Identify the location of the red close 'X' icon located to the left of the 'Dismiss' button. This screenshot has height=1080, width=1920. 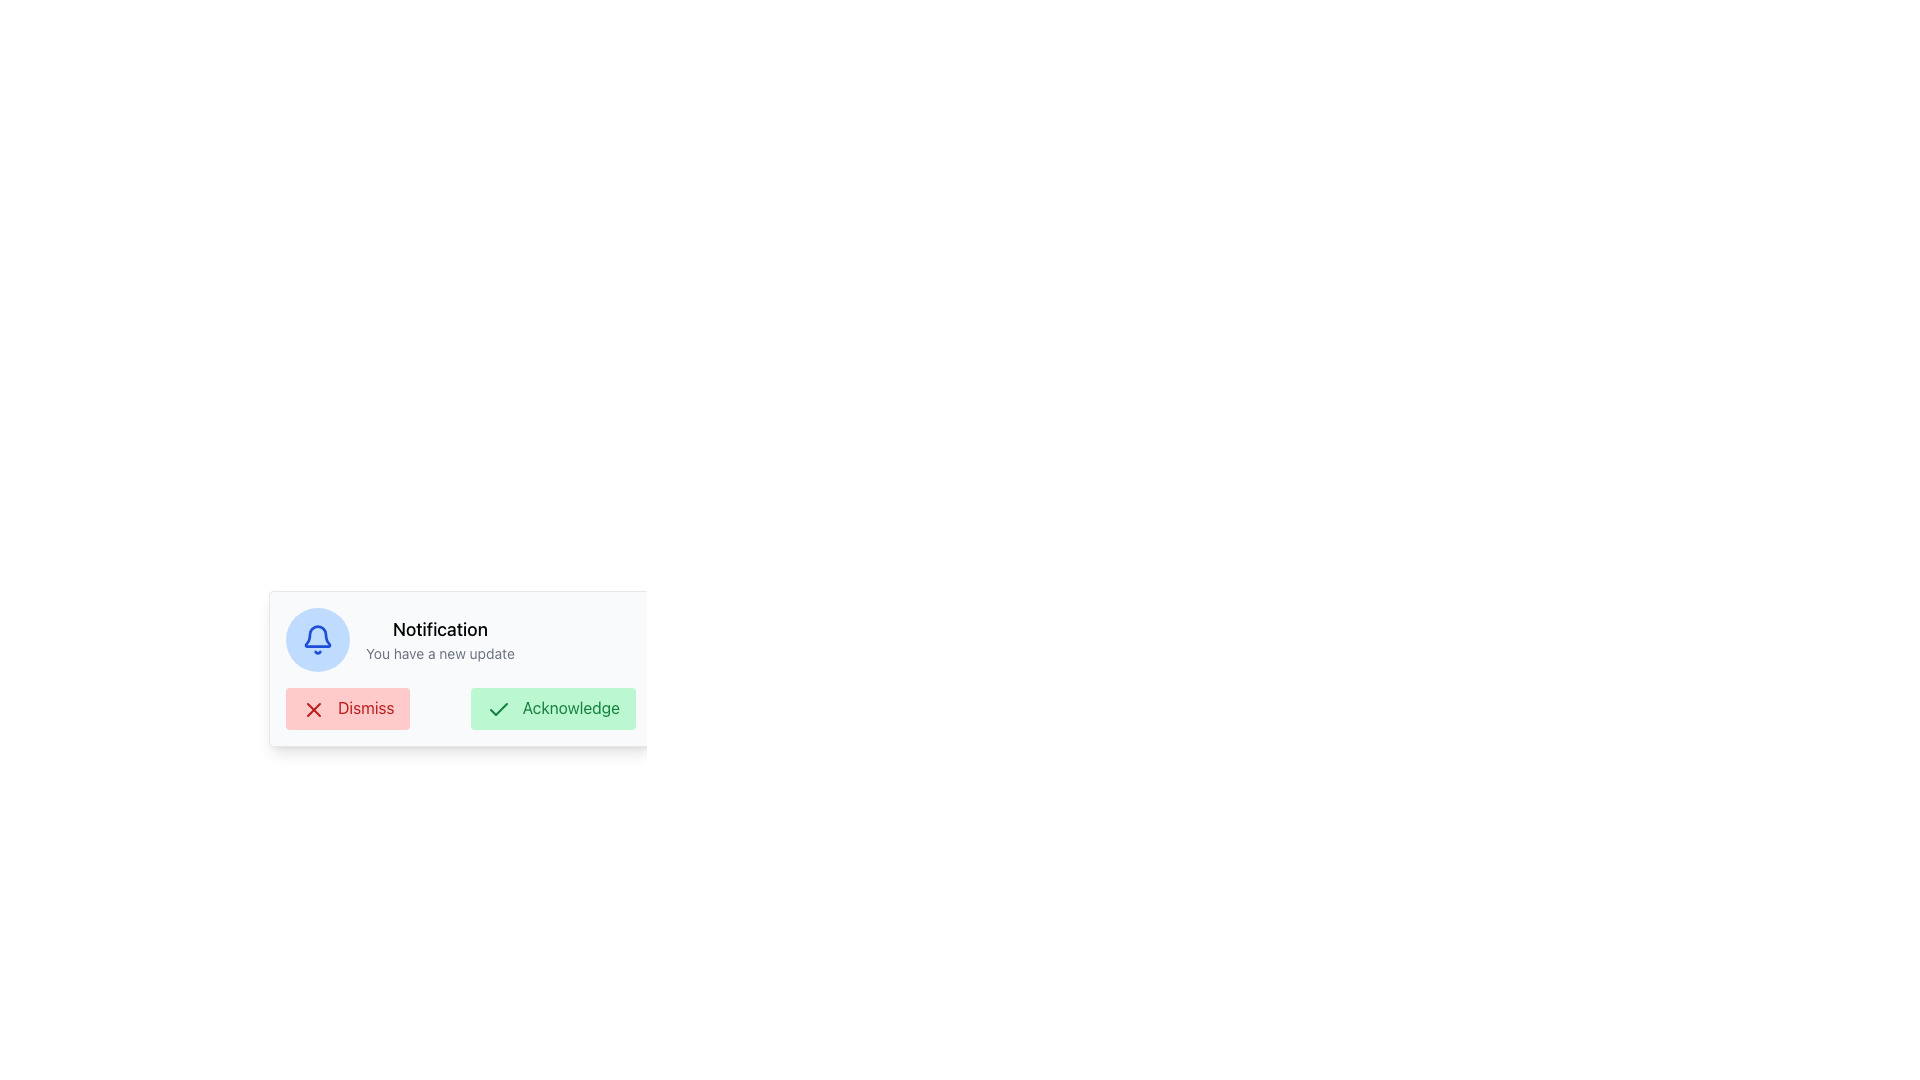
(312, 708).